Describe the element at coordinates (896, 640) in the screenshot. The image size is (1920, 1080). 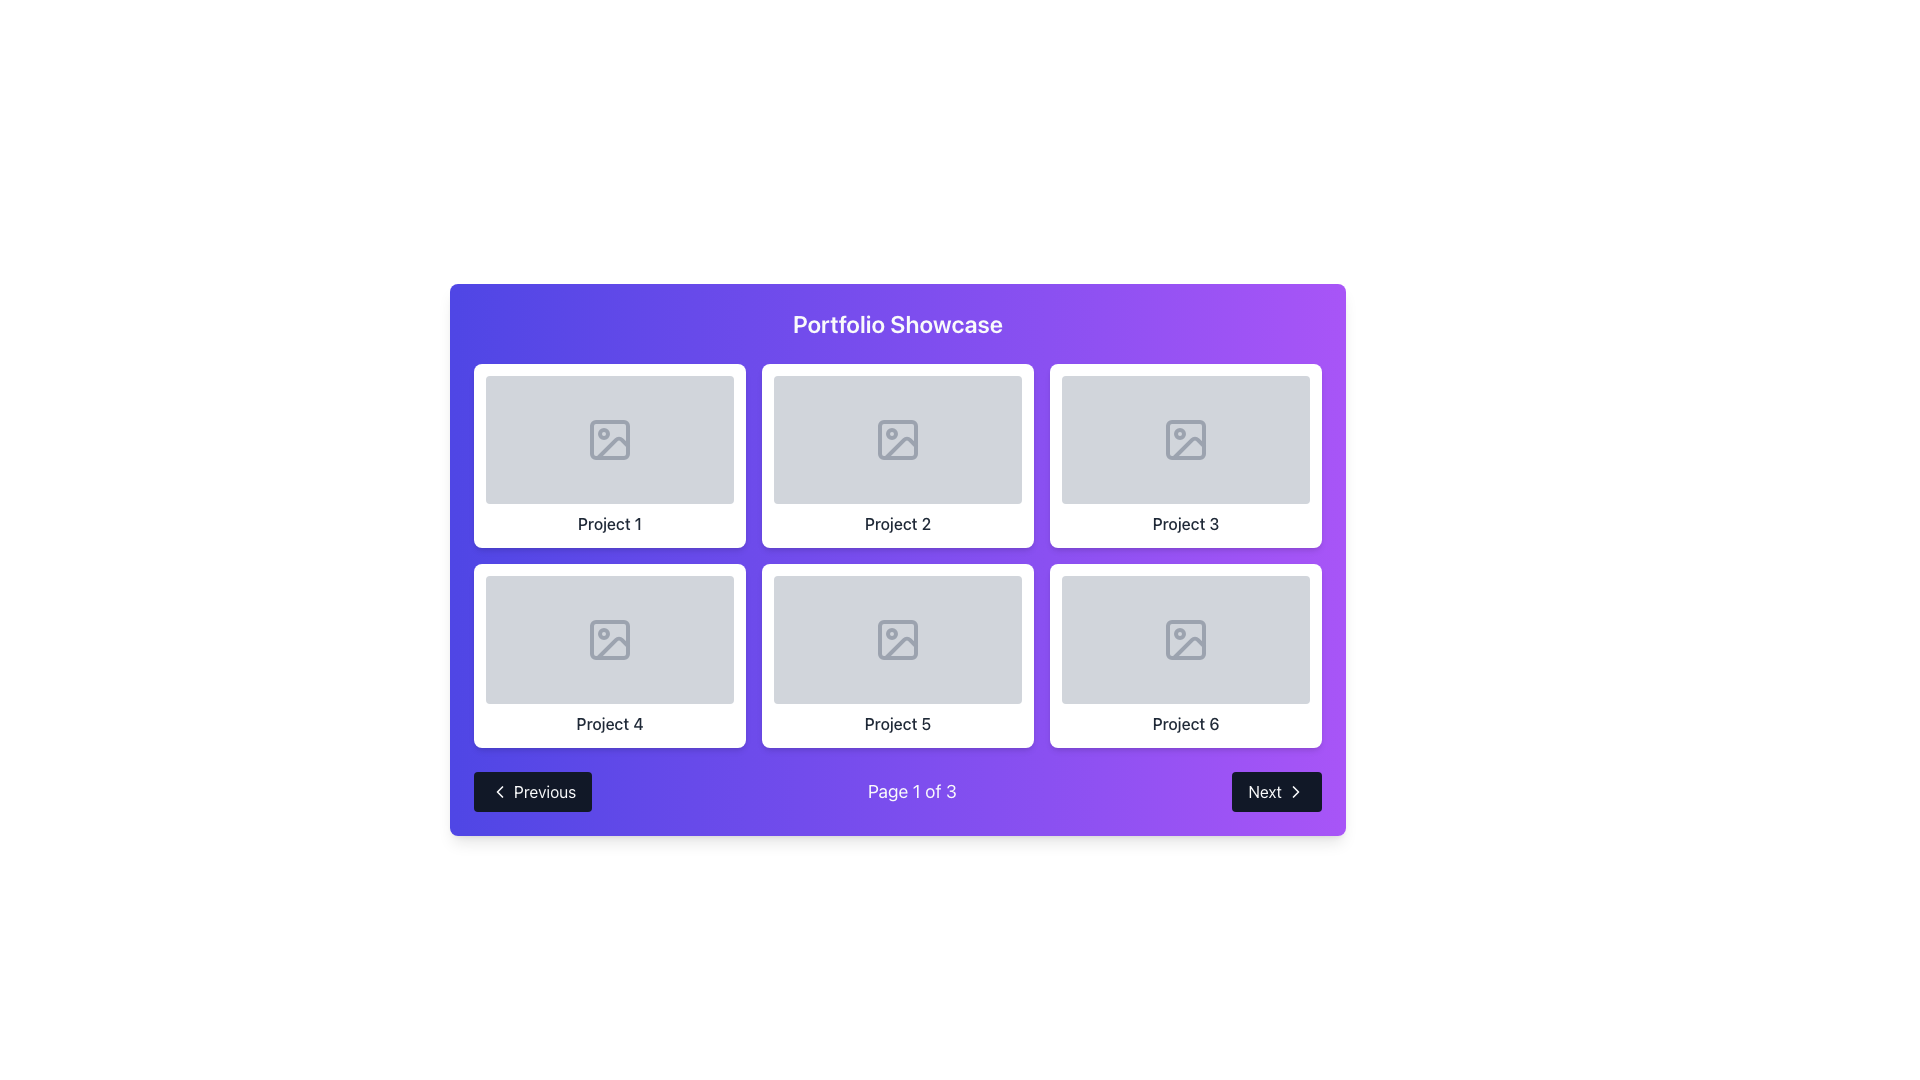
I see `the icon representing the visual identifier for 'Project 5' located in the second row of a 2x3 grid` at that location.